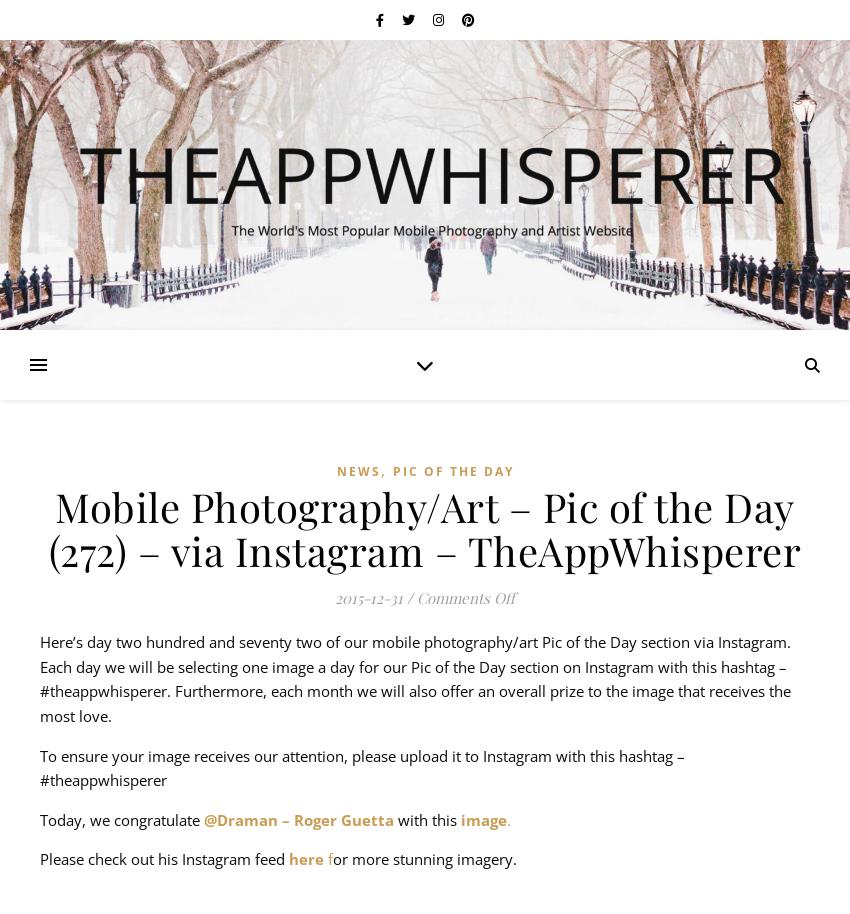  What do you see at coordinates (367, 596) in the screenshot?
I see `'2015-12-31'` at bounding box center [367, 596].